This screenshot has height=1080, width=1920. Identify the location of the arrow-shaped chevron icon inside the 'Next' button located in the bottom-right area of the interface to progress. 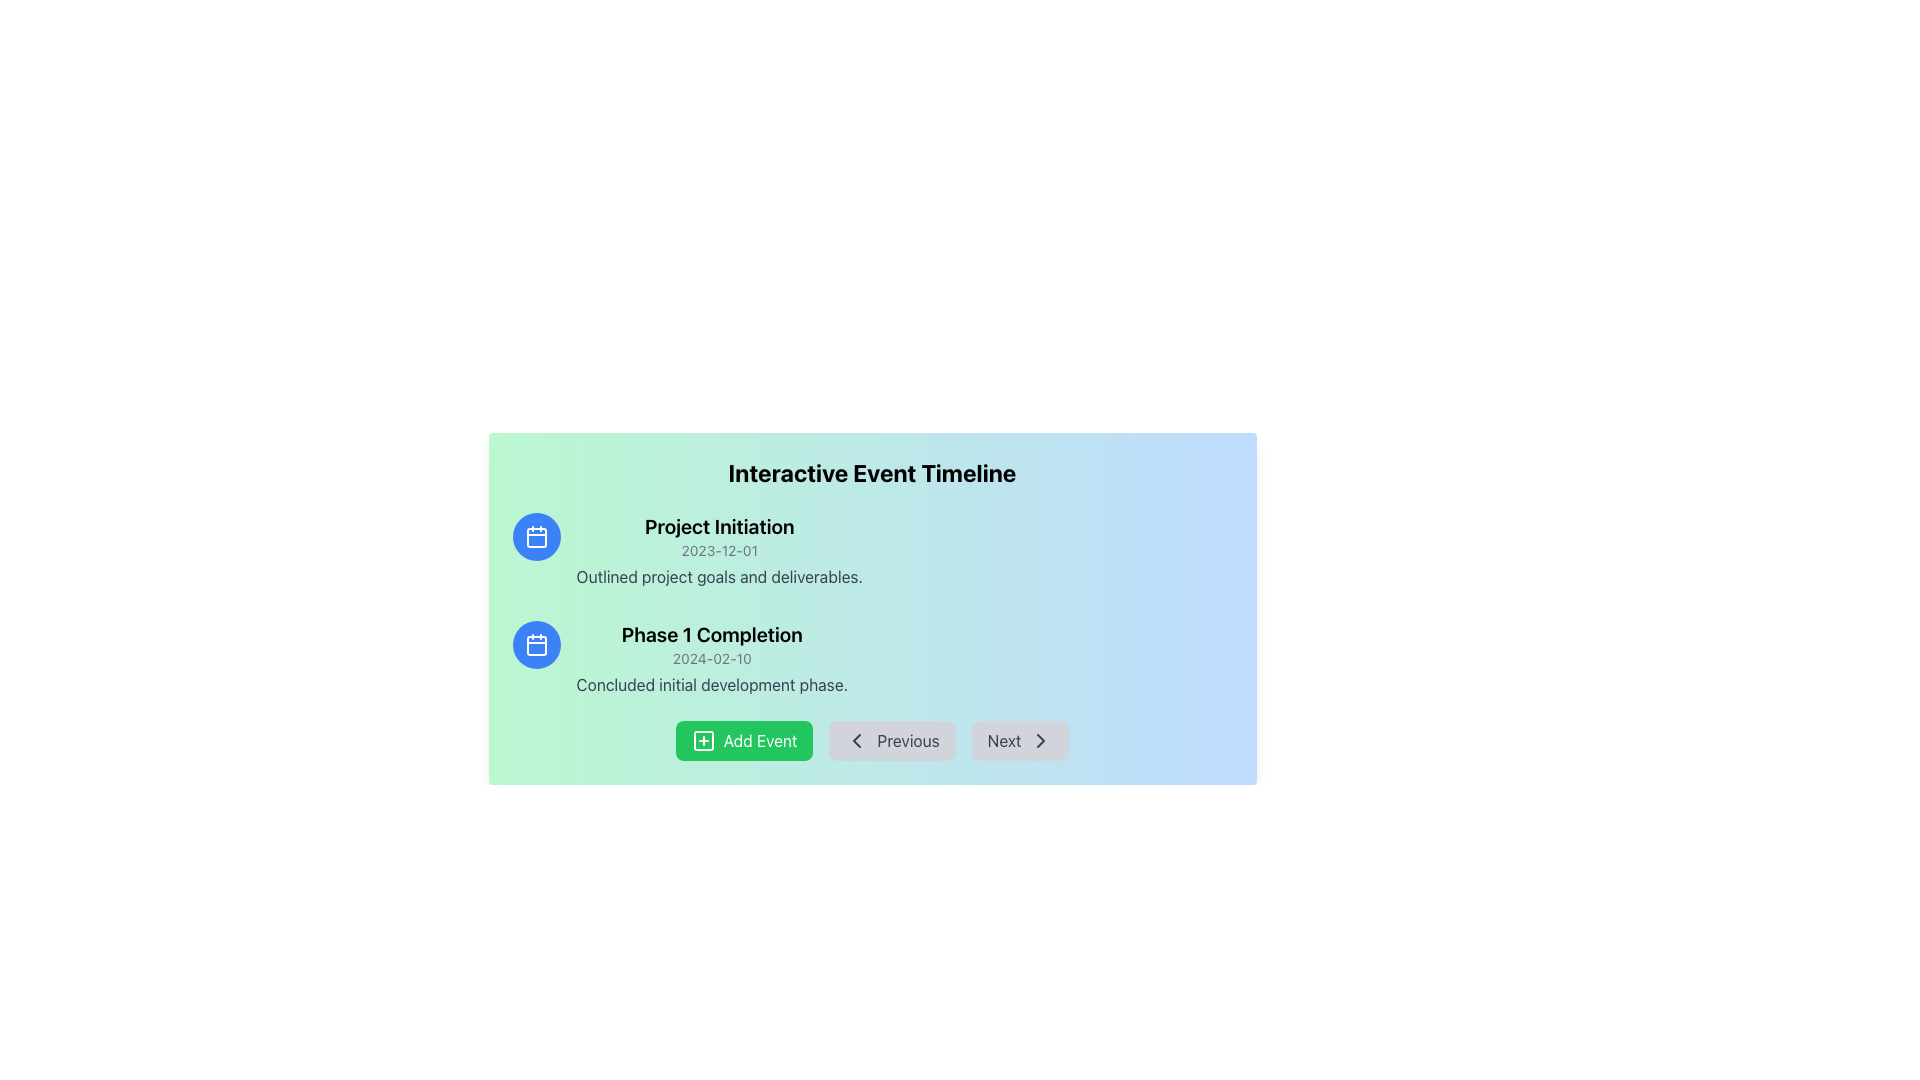
(1040, 740).